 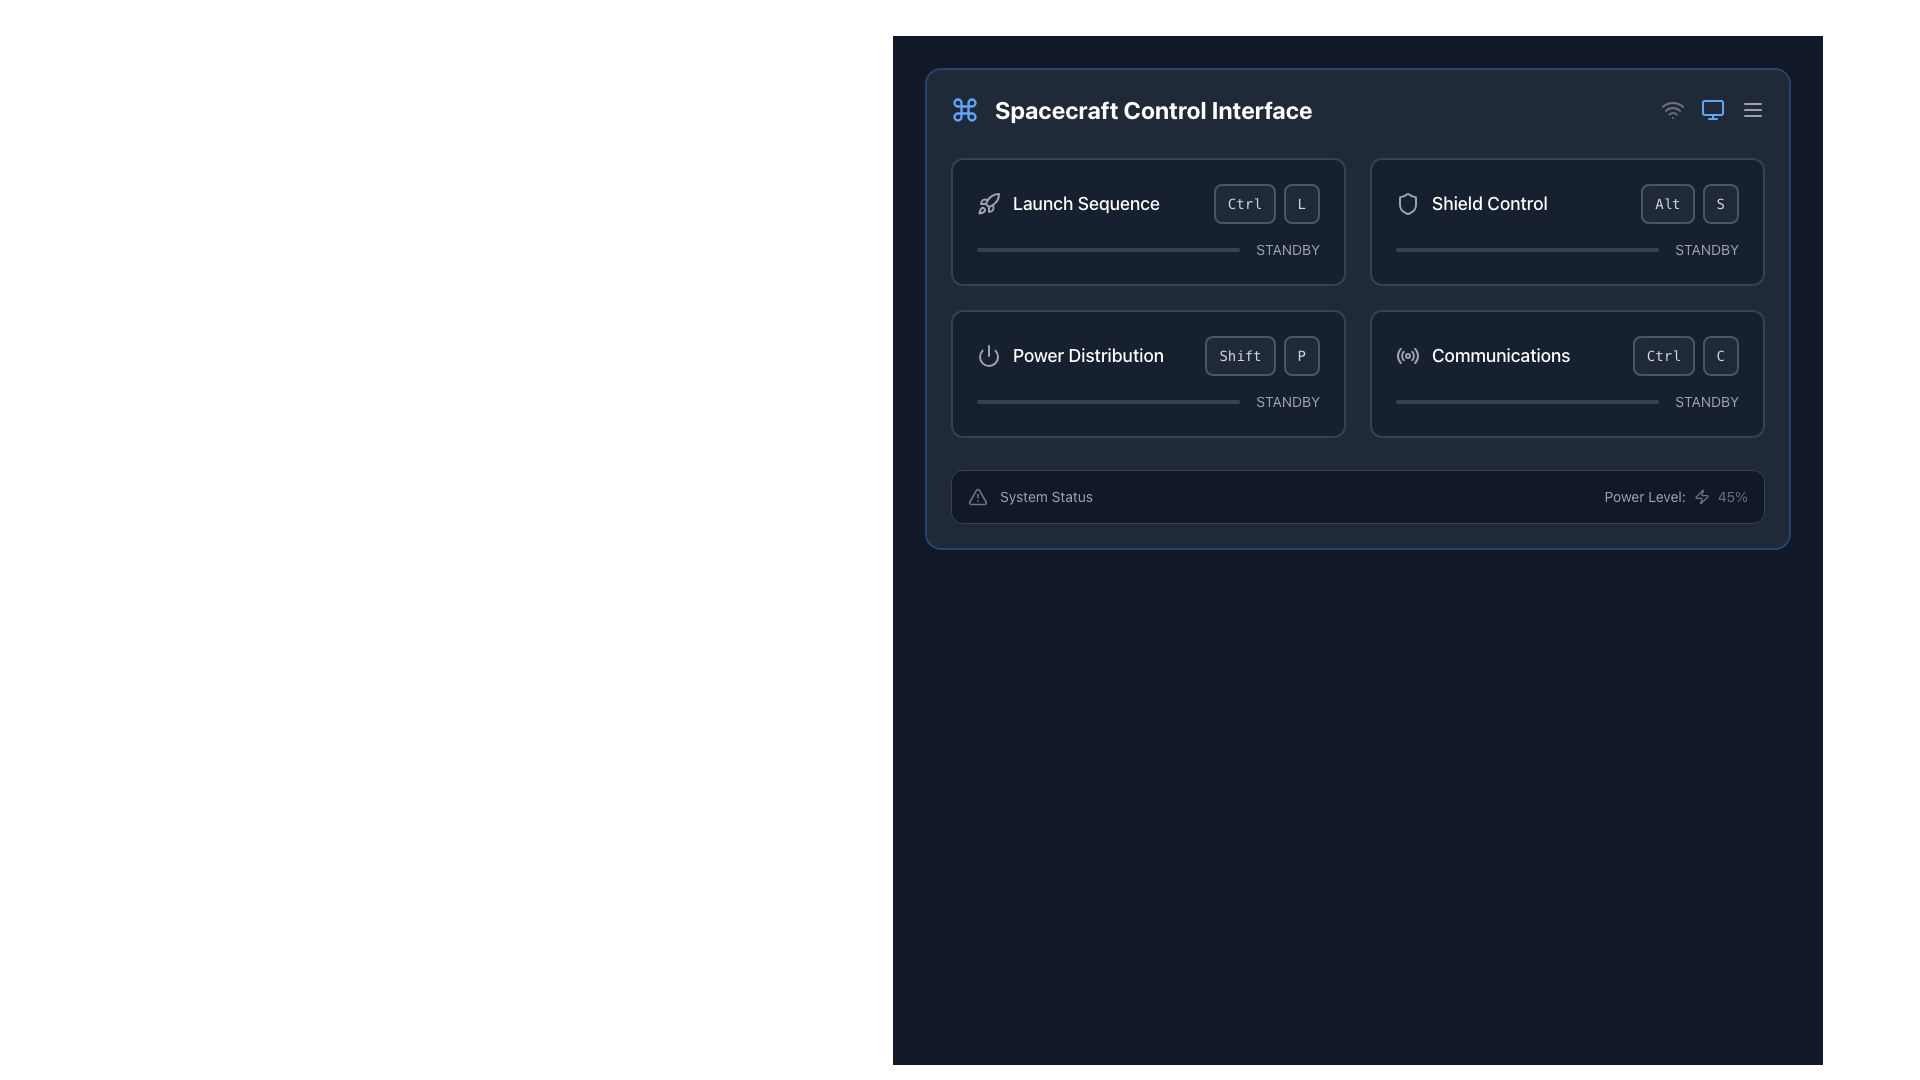 I want to click on the Non-interactive informational label displaying 'System Status' with a warning triangle icon, located at the bottom-left corner of the section, so click(x=1030, y=496).